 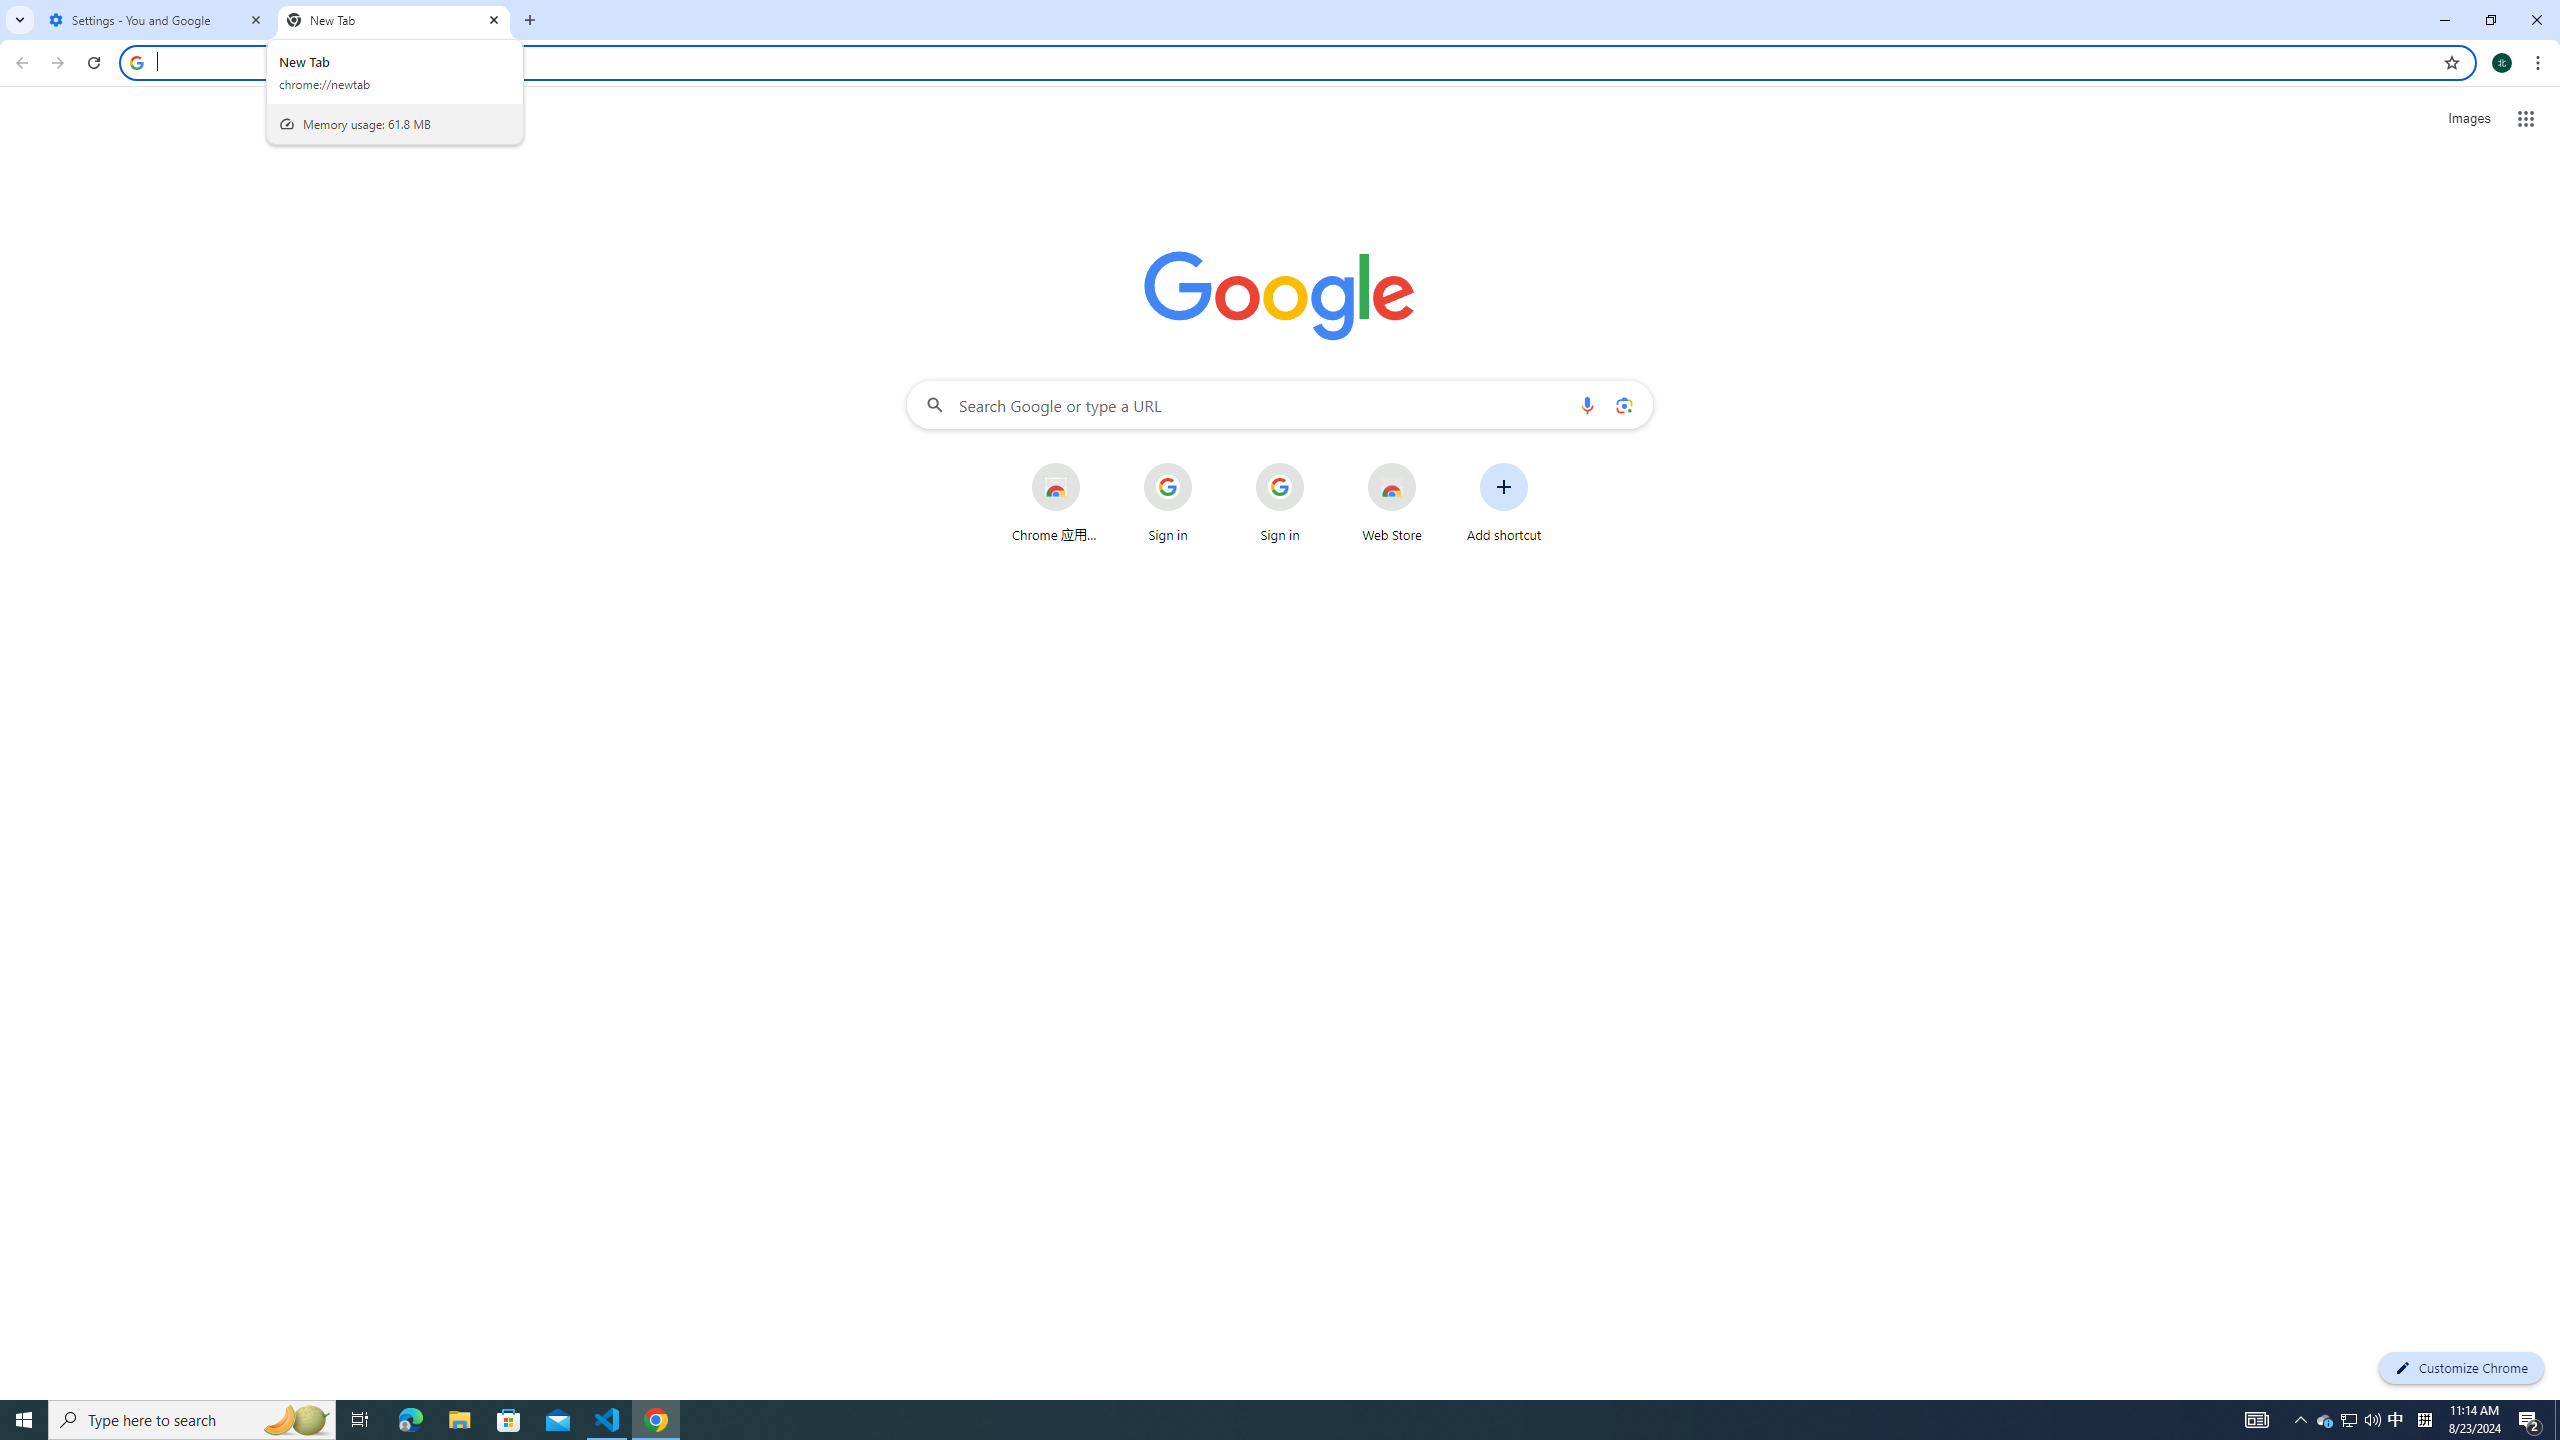 What do you see at coordinates (57, 62) in the screenshot?
I see `'Forward'` at bounding box center [57, 62].